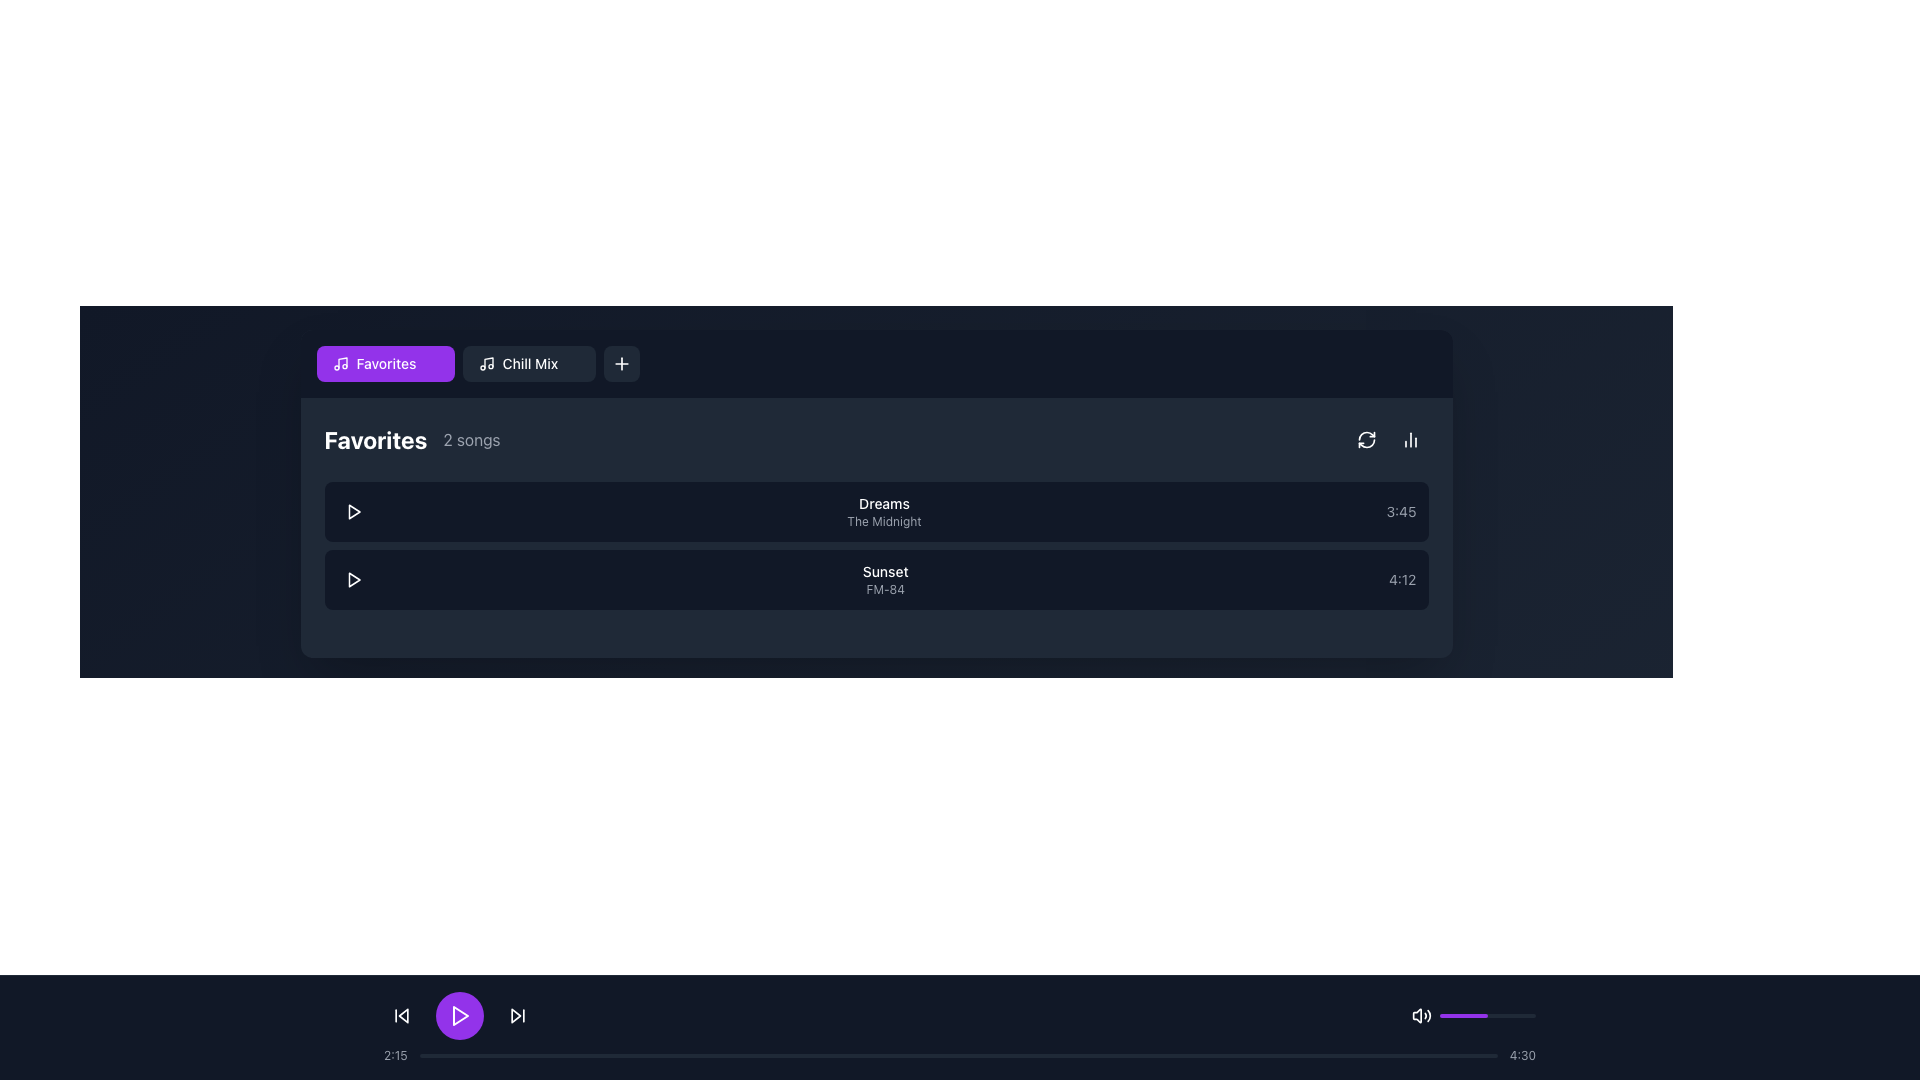 This screenshot has width=1920, height=1080. I want to click on the play button located in the bottom navigation bar, so click(459, 1015).